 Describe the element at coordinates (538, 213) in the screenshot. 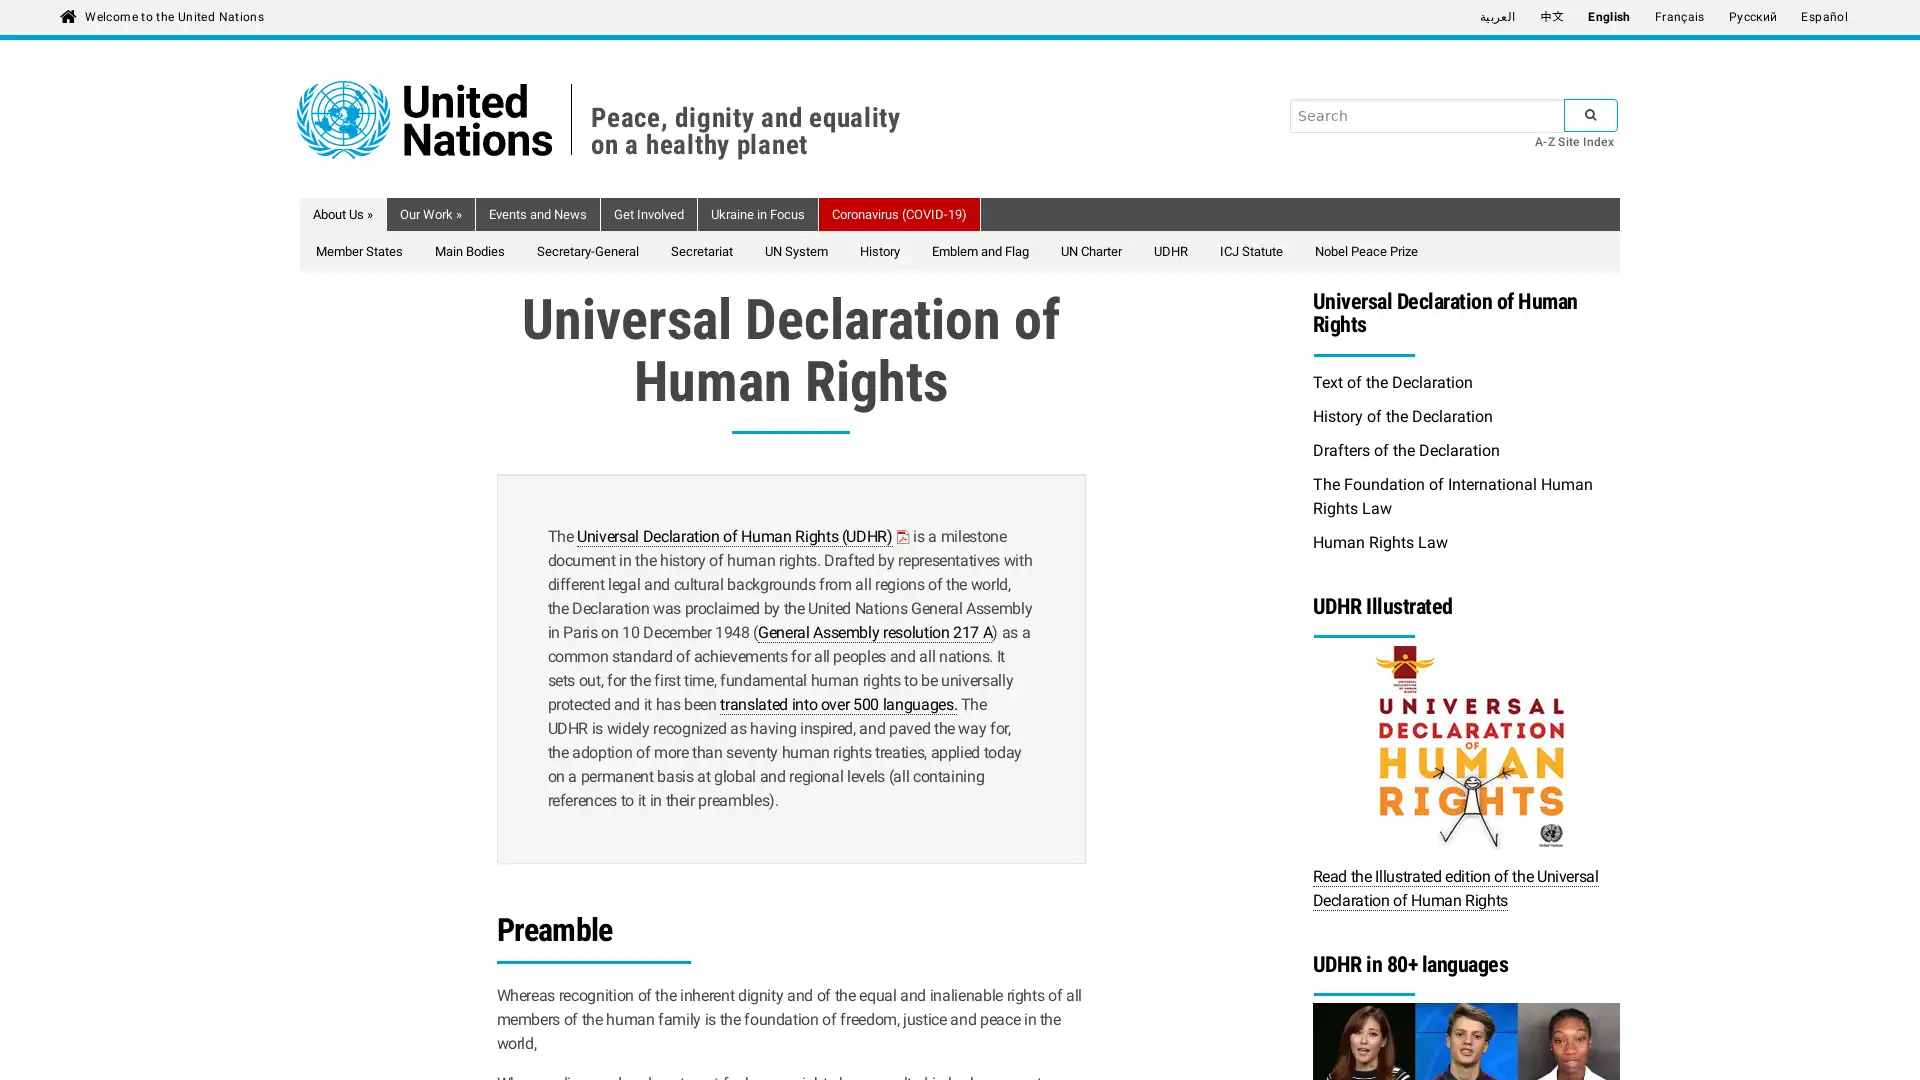

I see `Events and News` at that location.